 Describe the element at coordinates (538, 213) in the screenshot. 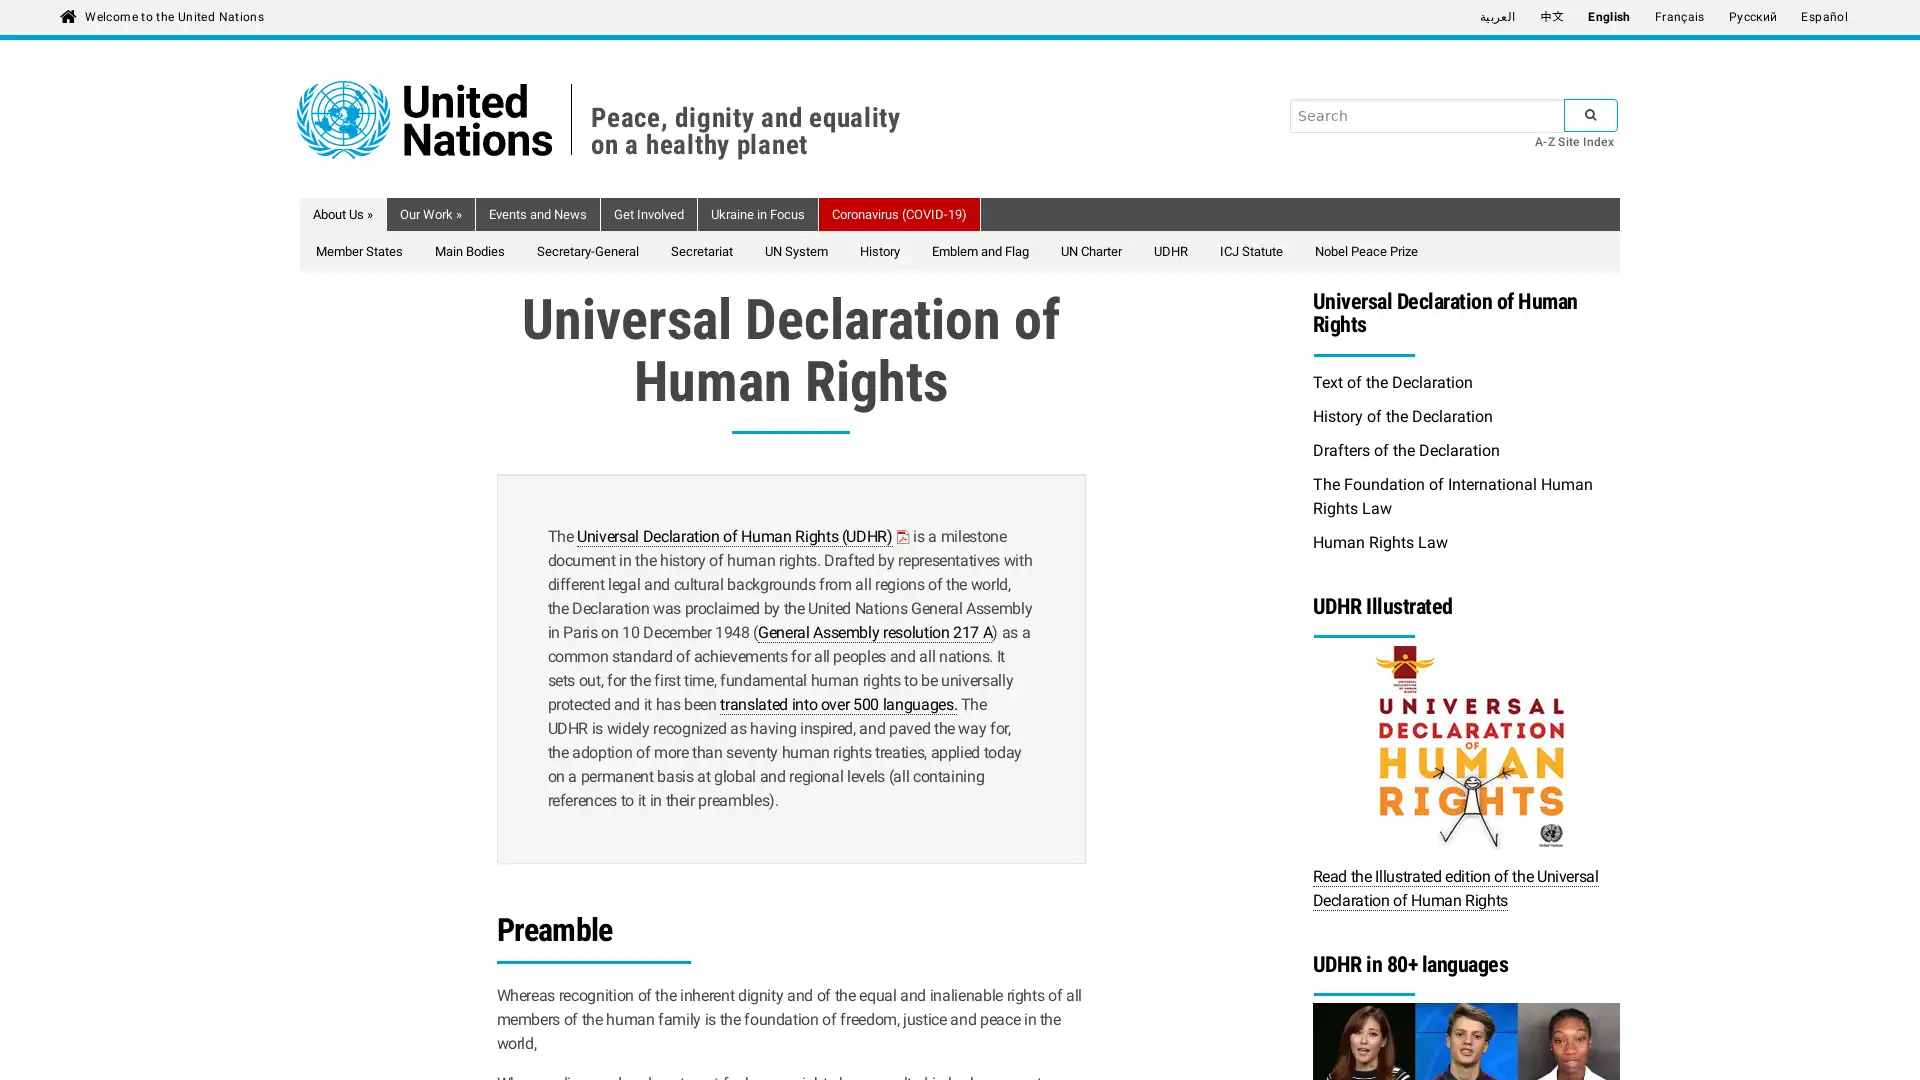

I see `Events and News` at that location.